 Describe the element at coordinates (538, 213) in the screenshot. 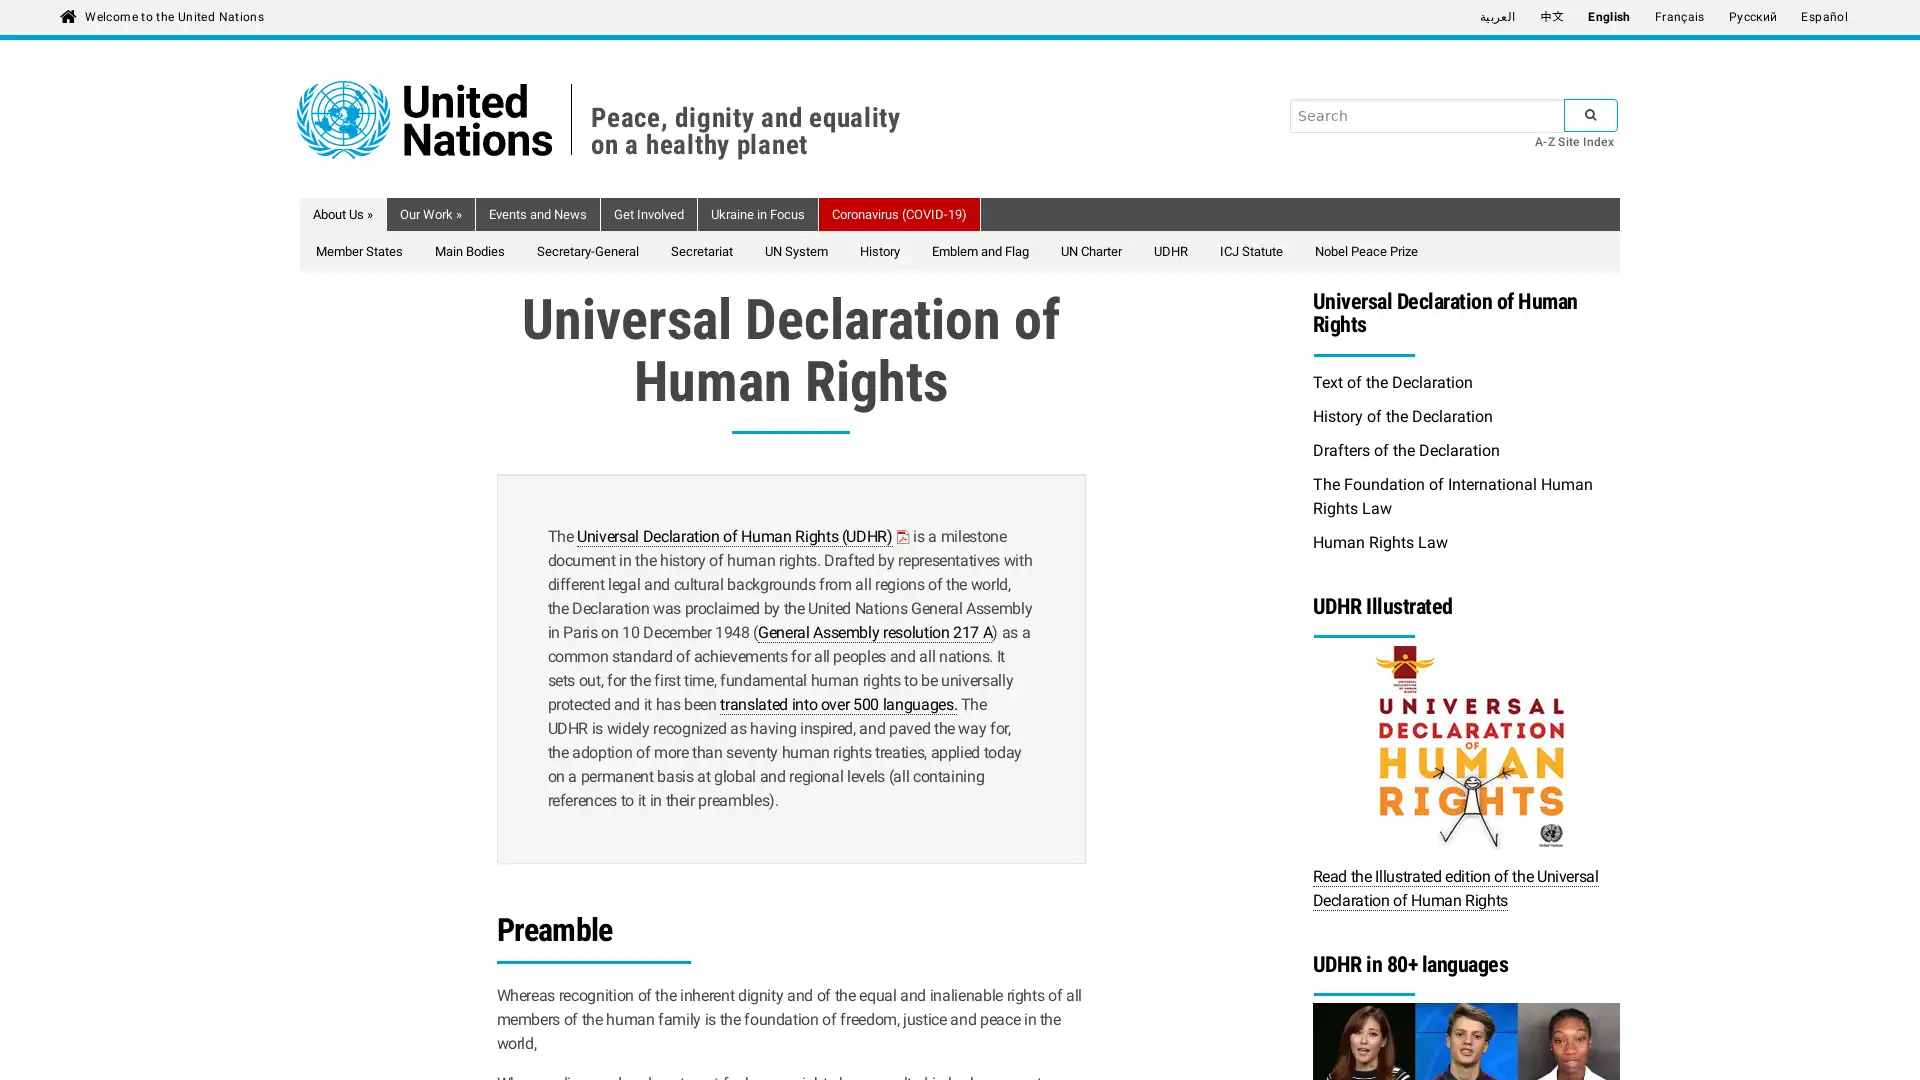

I see `Events and News` at that location.